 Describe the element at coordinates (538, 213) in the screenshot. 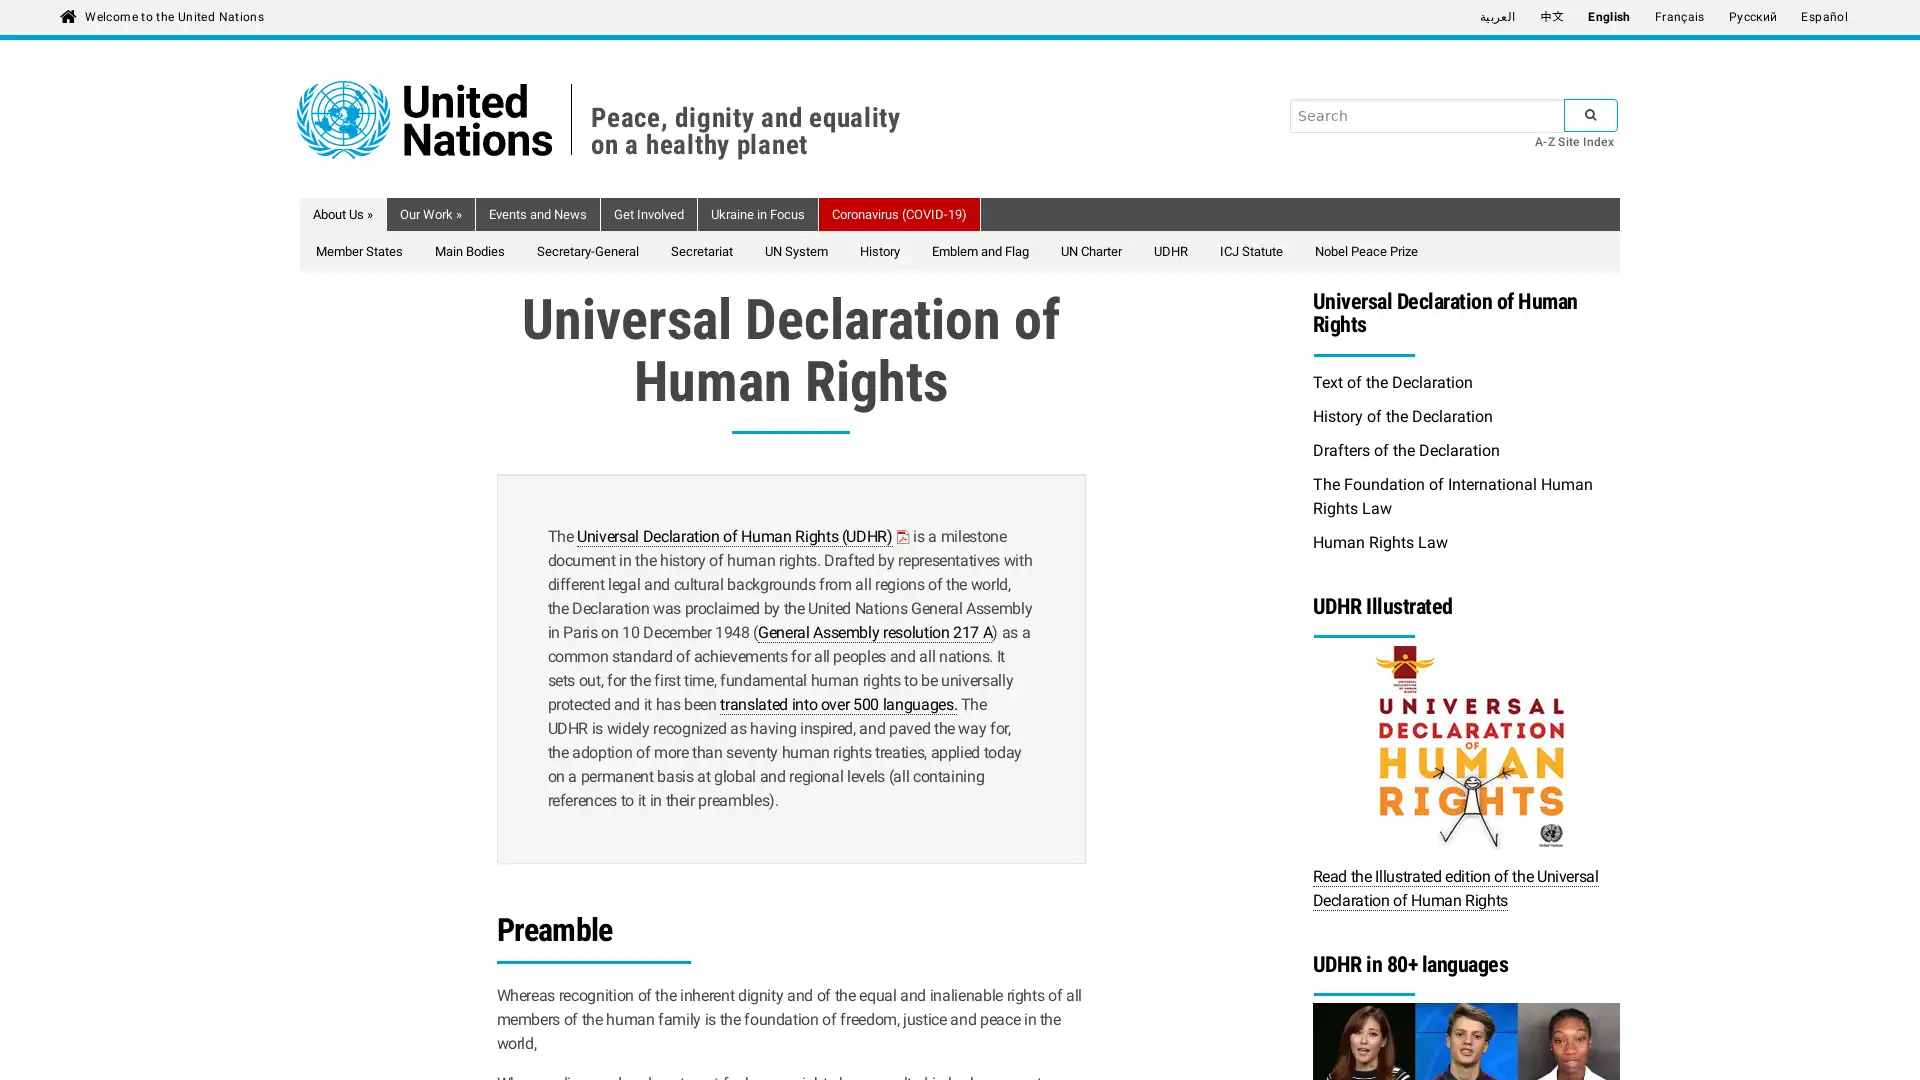

I see `Events and News` at that location.